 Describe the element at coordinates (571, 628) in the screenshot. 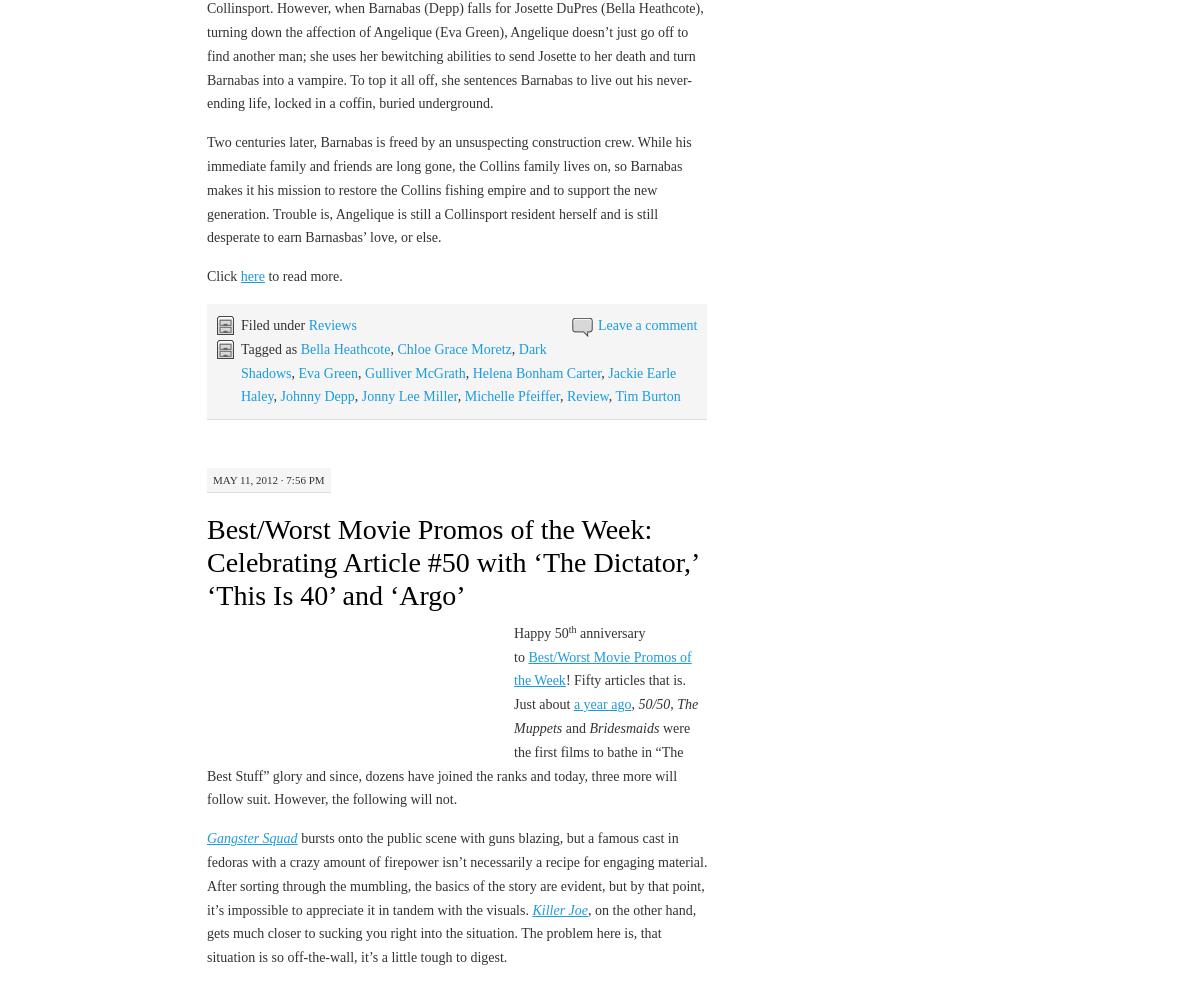

I see `'th'` at that location.